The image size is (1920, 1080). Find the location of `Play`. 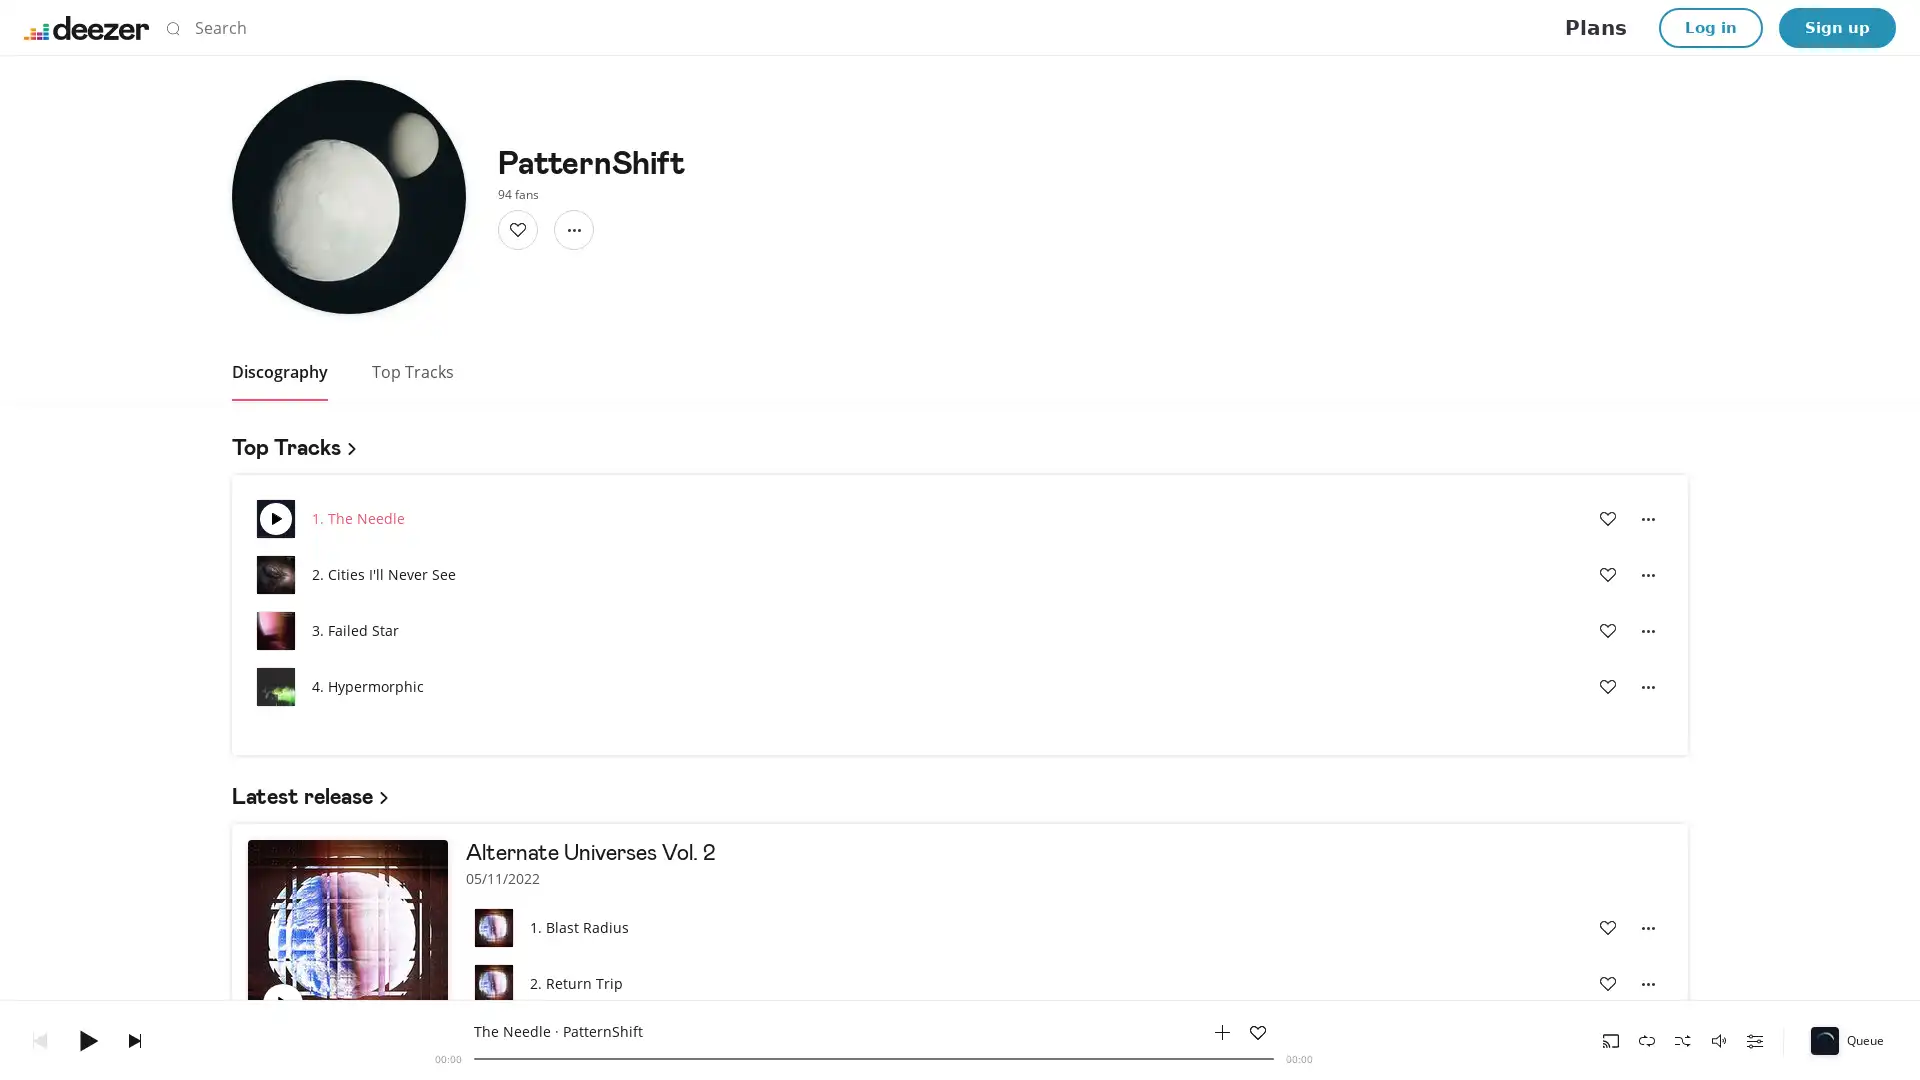

Play is located at coordinates (282, 1003).